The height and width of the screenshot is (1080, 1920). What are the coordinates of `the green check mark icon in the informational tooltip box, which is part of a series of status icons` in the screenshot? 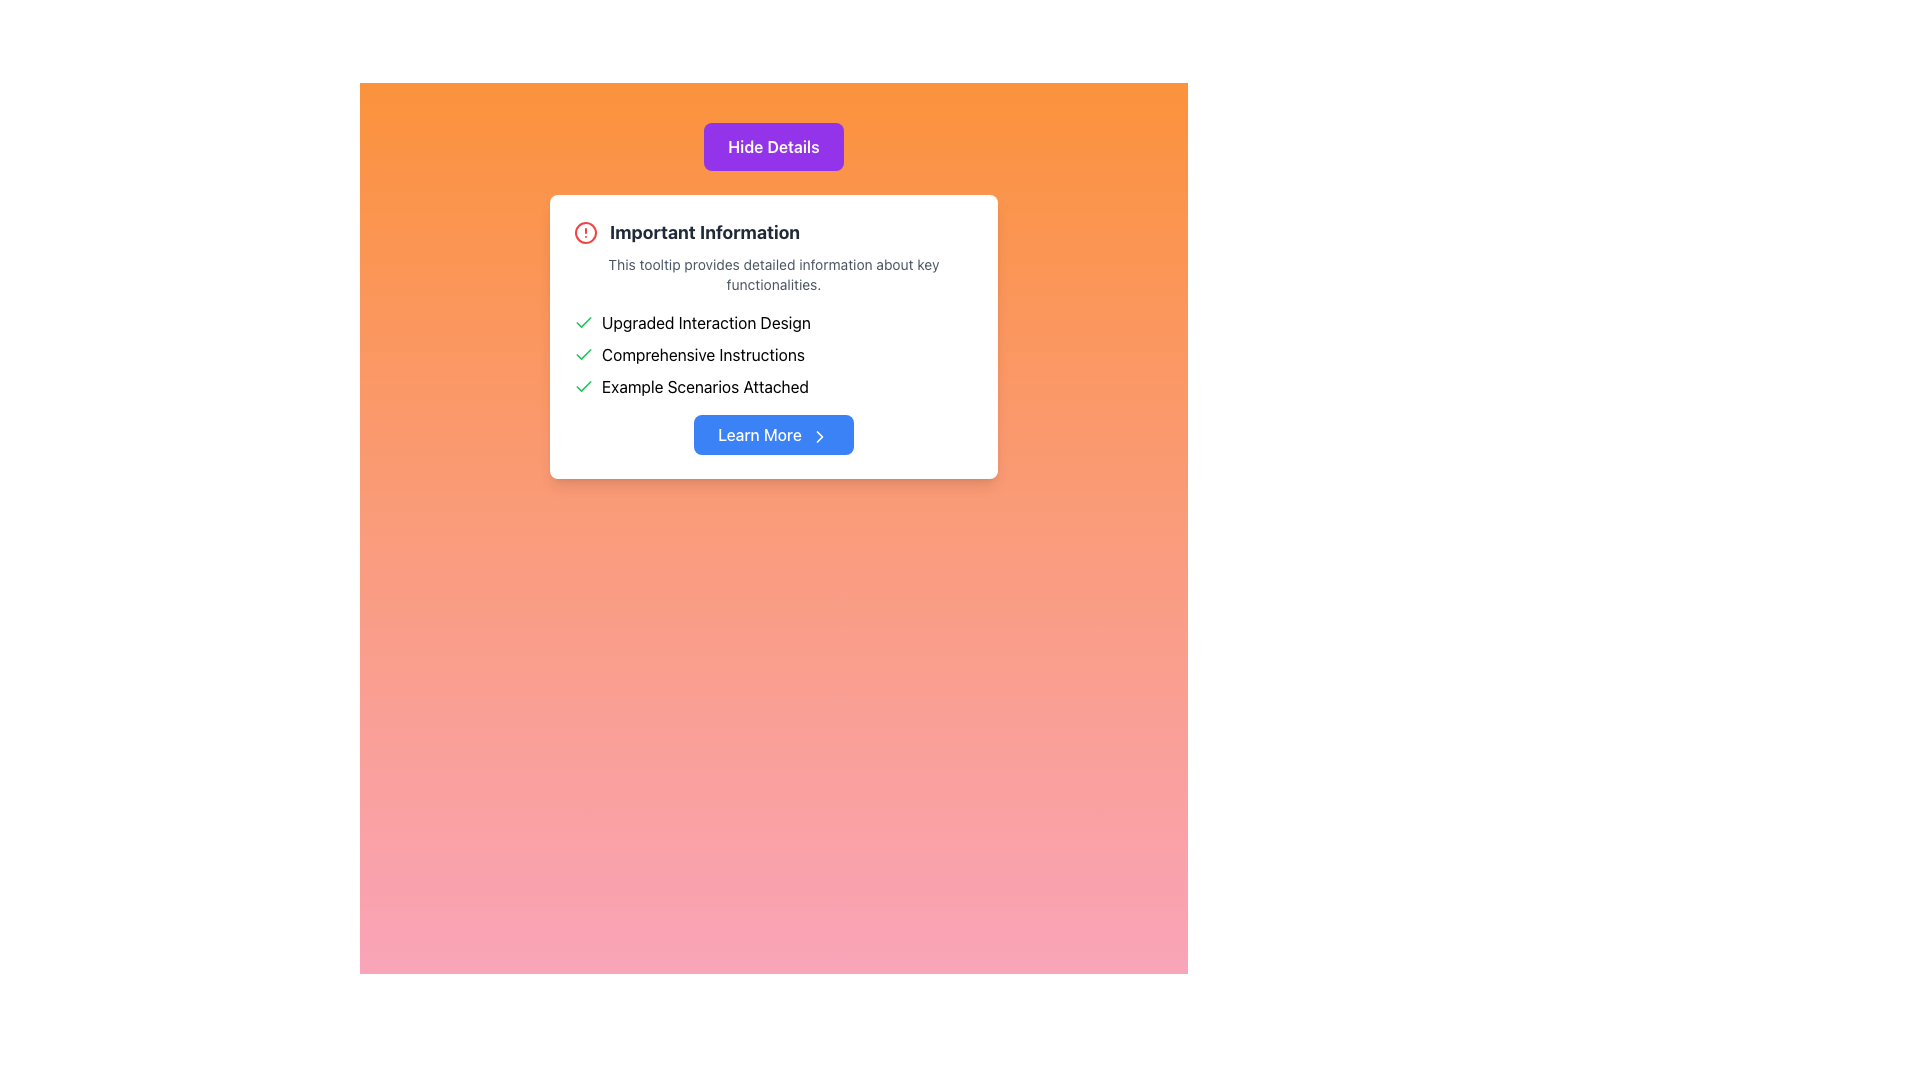 It's located at (583, 353).